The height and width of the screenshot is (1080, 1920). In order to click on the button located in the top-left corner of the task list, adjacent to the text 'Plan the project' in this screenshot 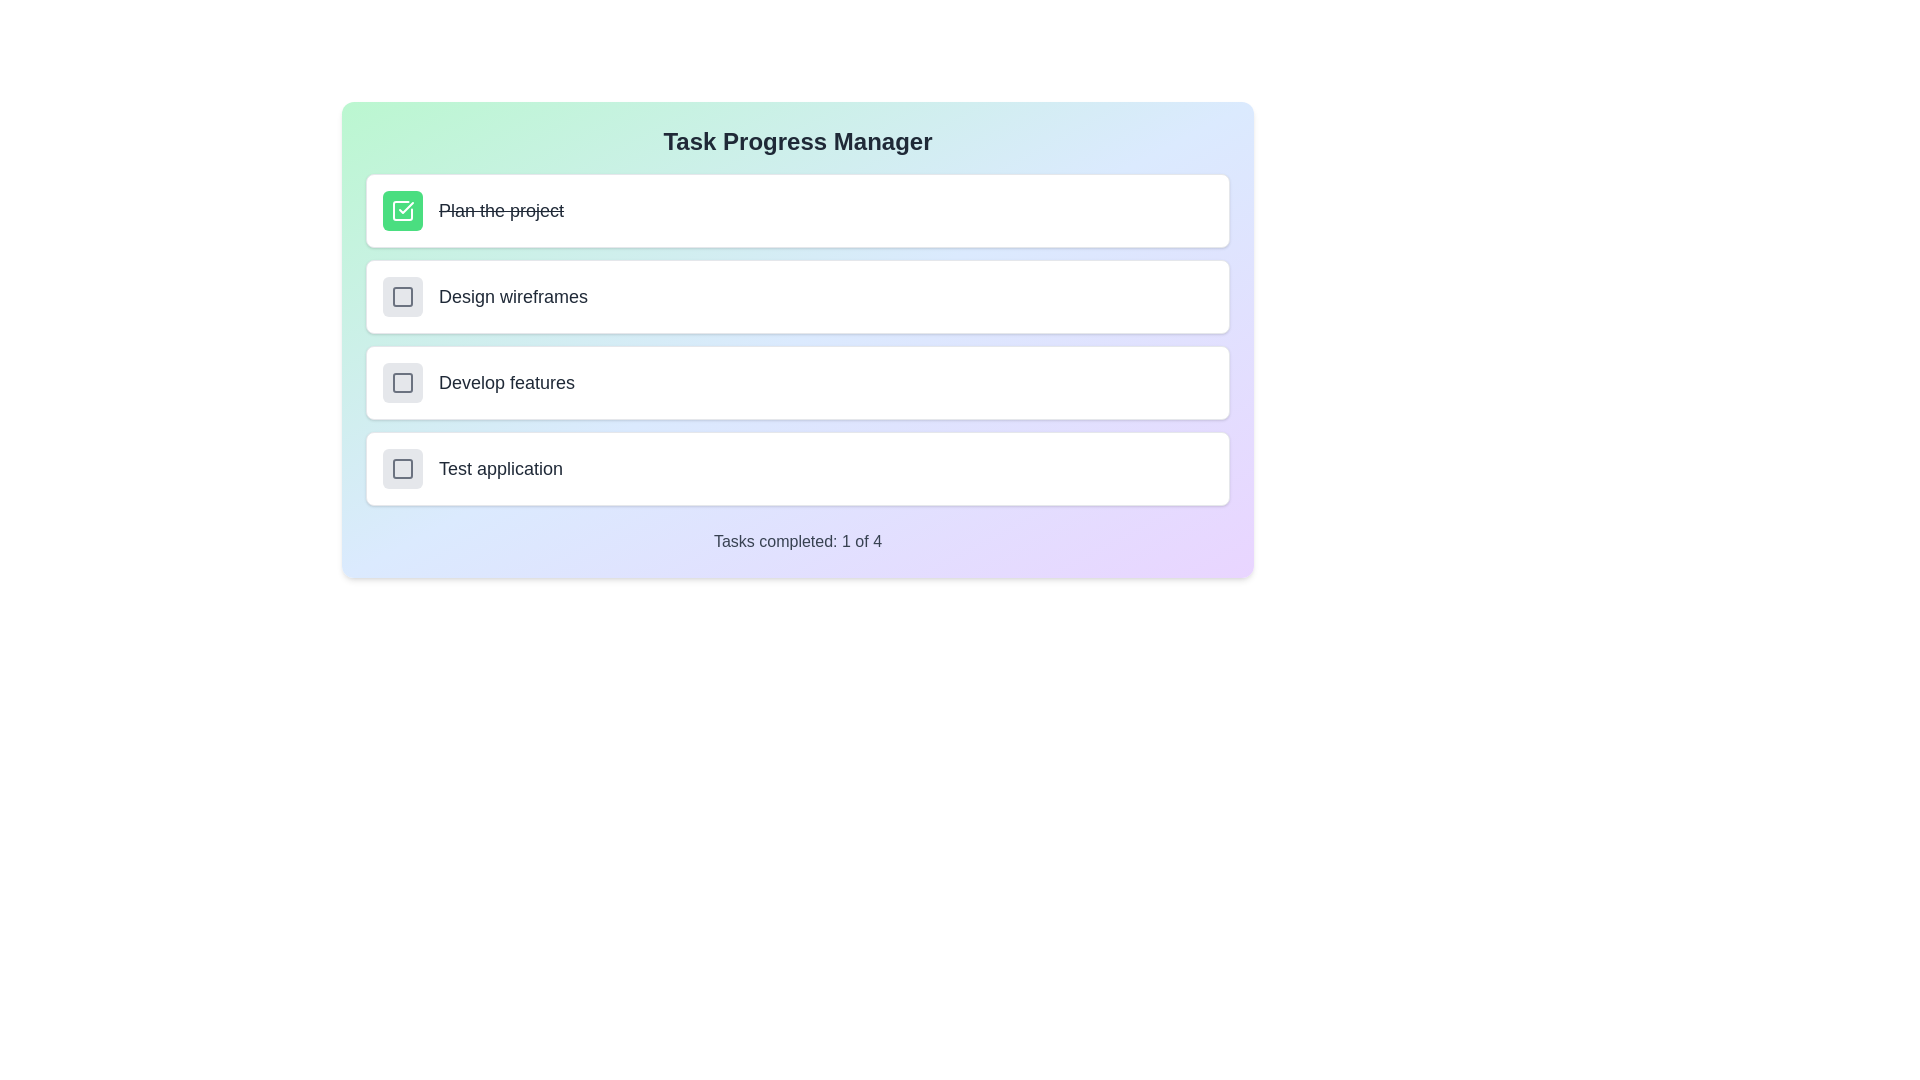, I will do `click(402, 211)`.